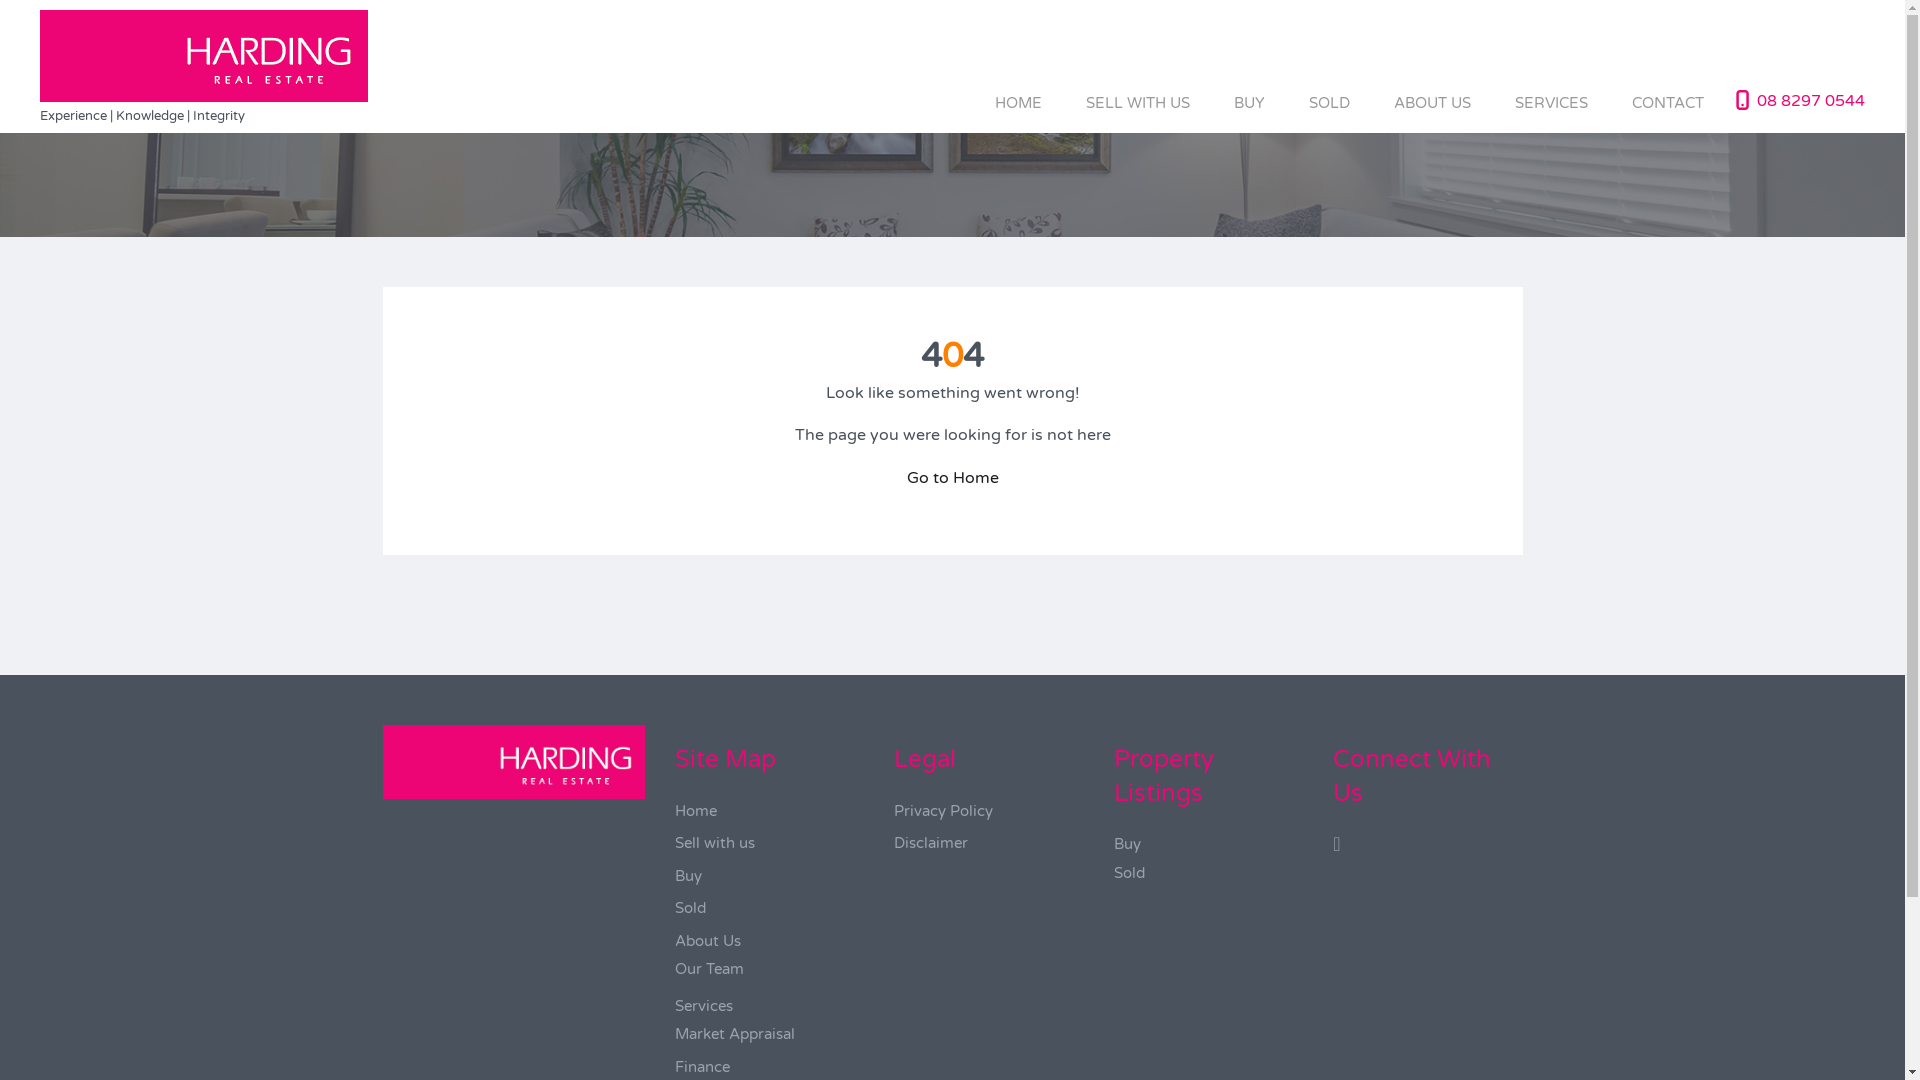 The width and height of the screenshot is (1920, 1080). Describe the element at coordinates (1018, 102) in the screenshot. I see `'HOME'` at that location.